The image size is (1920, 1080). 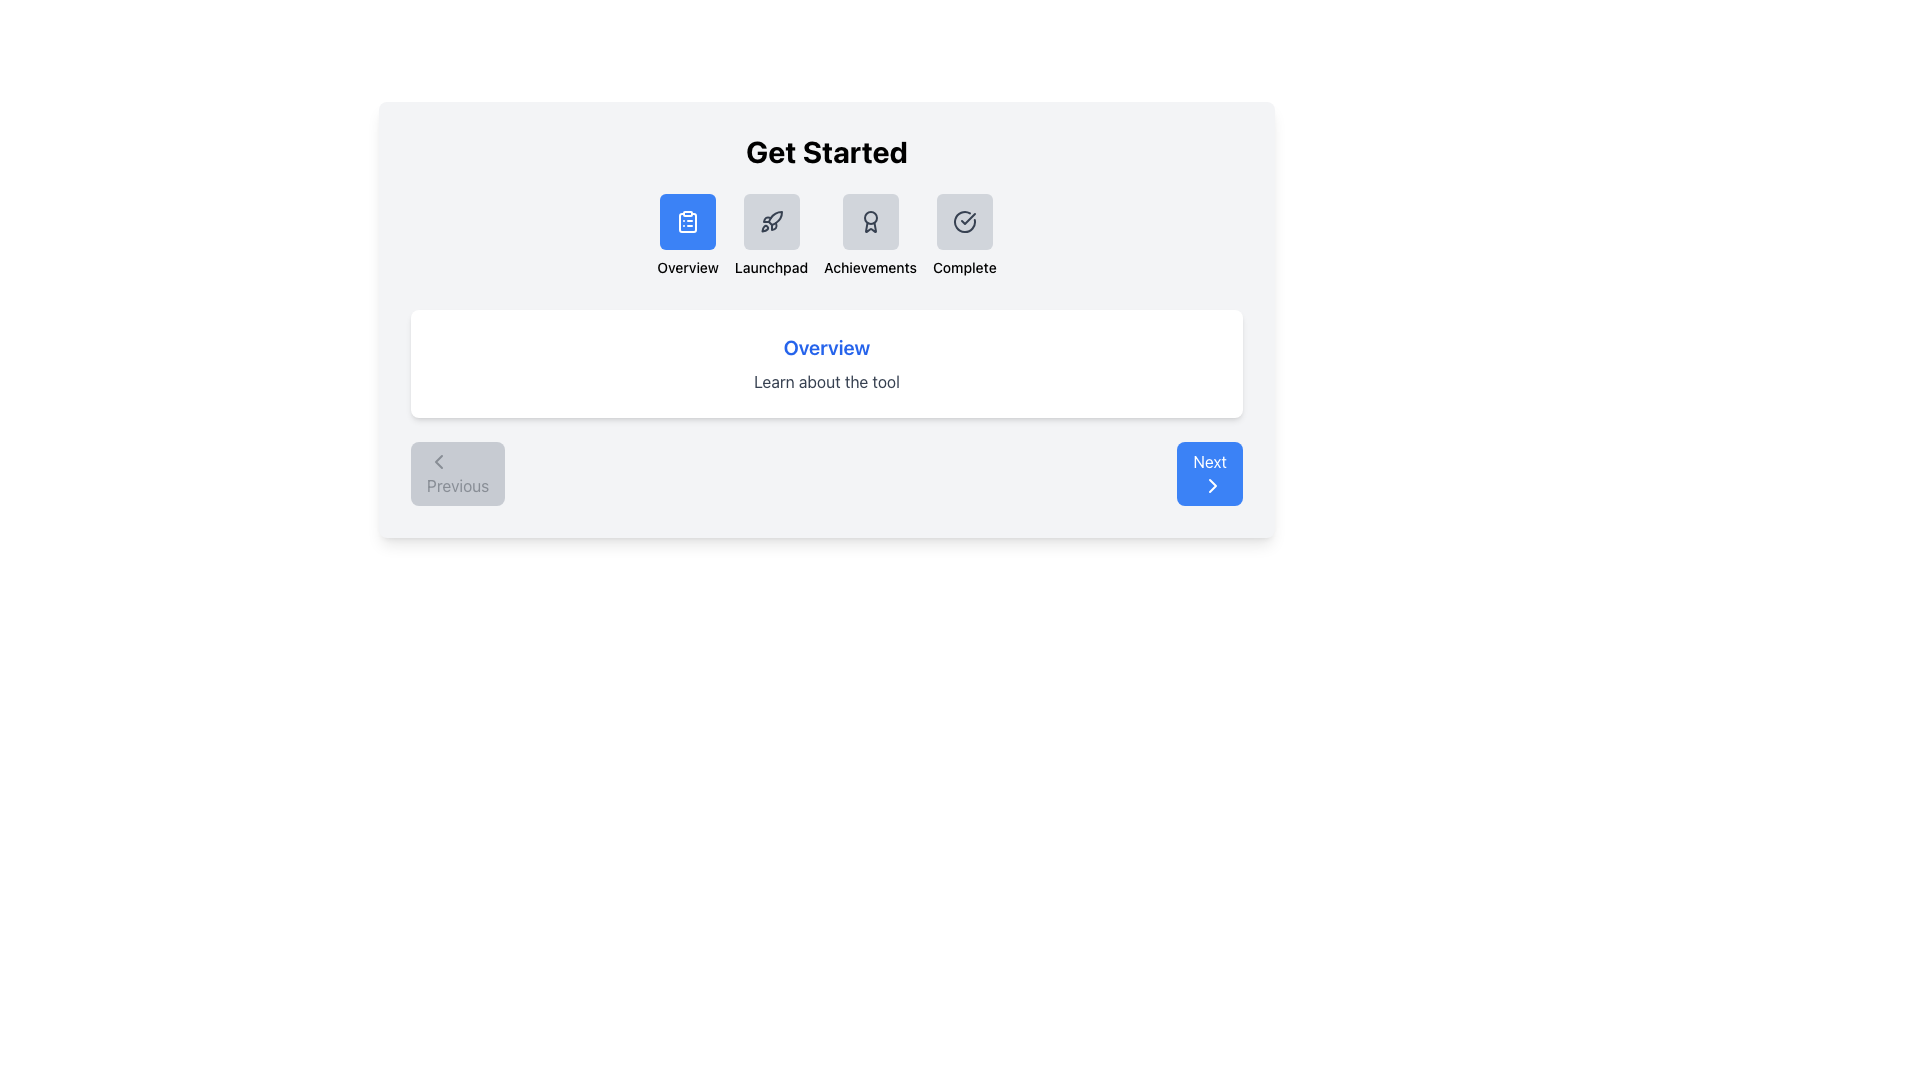 I want to click on the first button in the row, located beneath the 'Get Started' header, so click(x=688, y=222).